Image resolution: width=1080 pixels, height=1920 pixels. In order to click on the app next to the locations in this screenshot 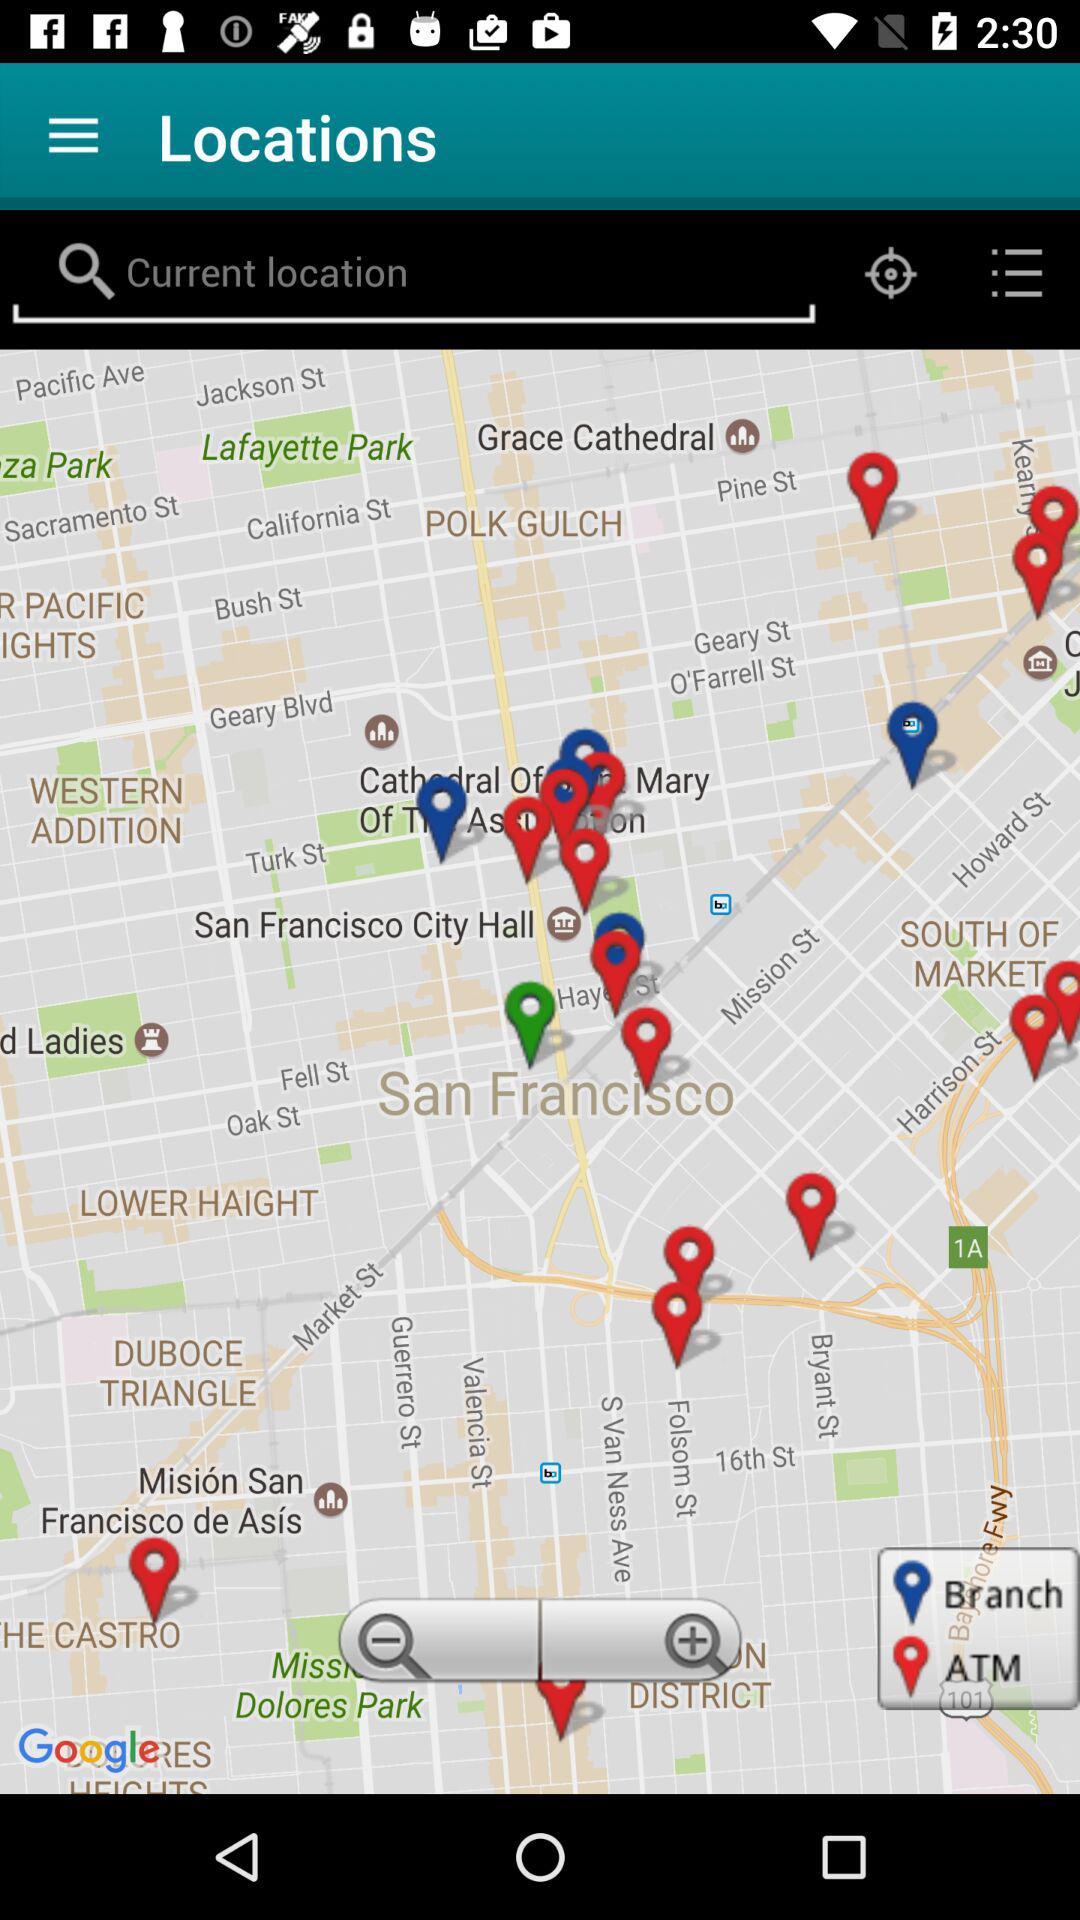, I will do `click(72, 135)`.